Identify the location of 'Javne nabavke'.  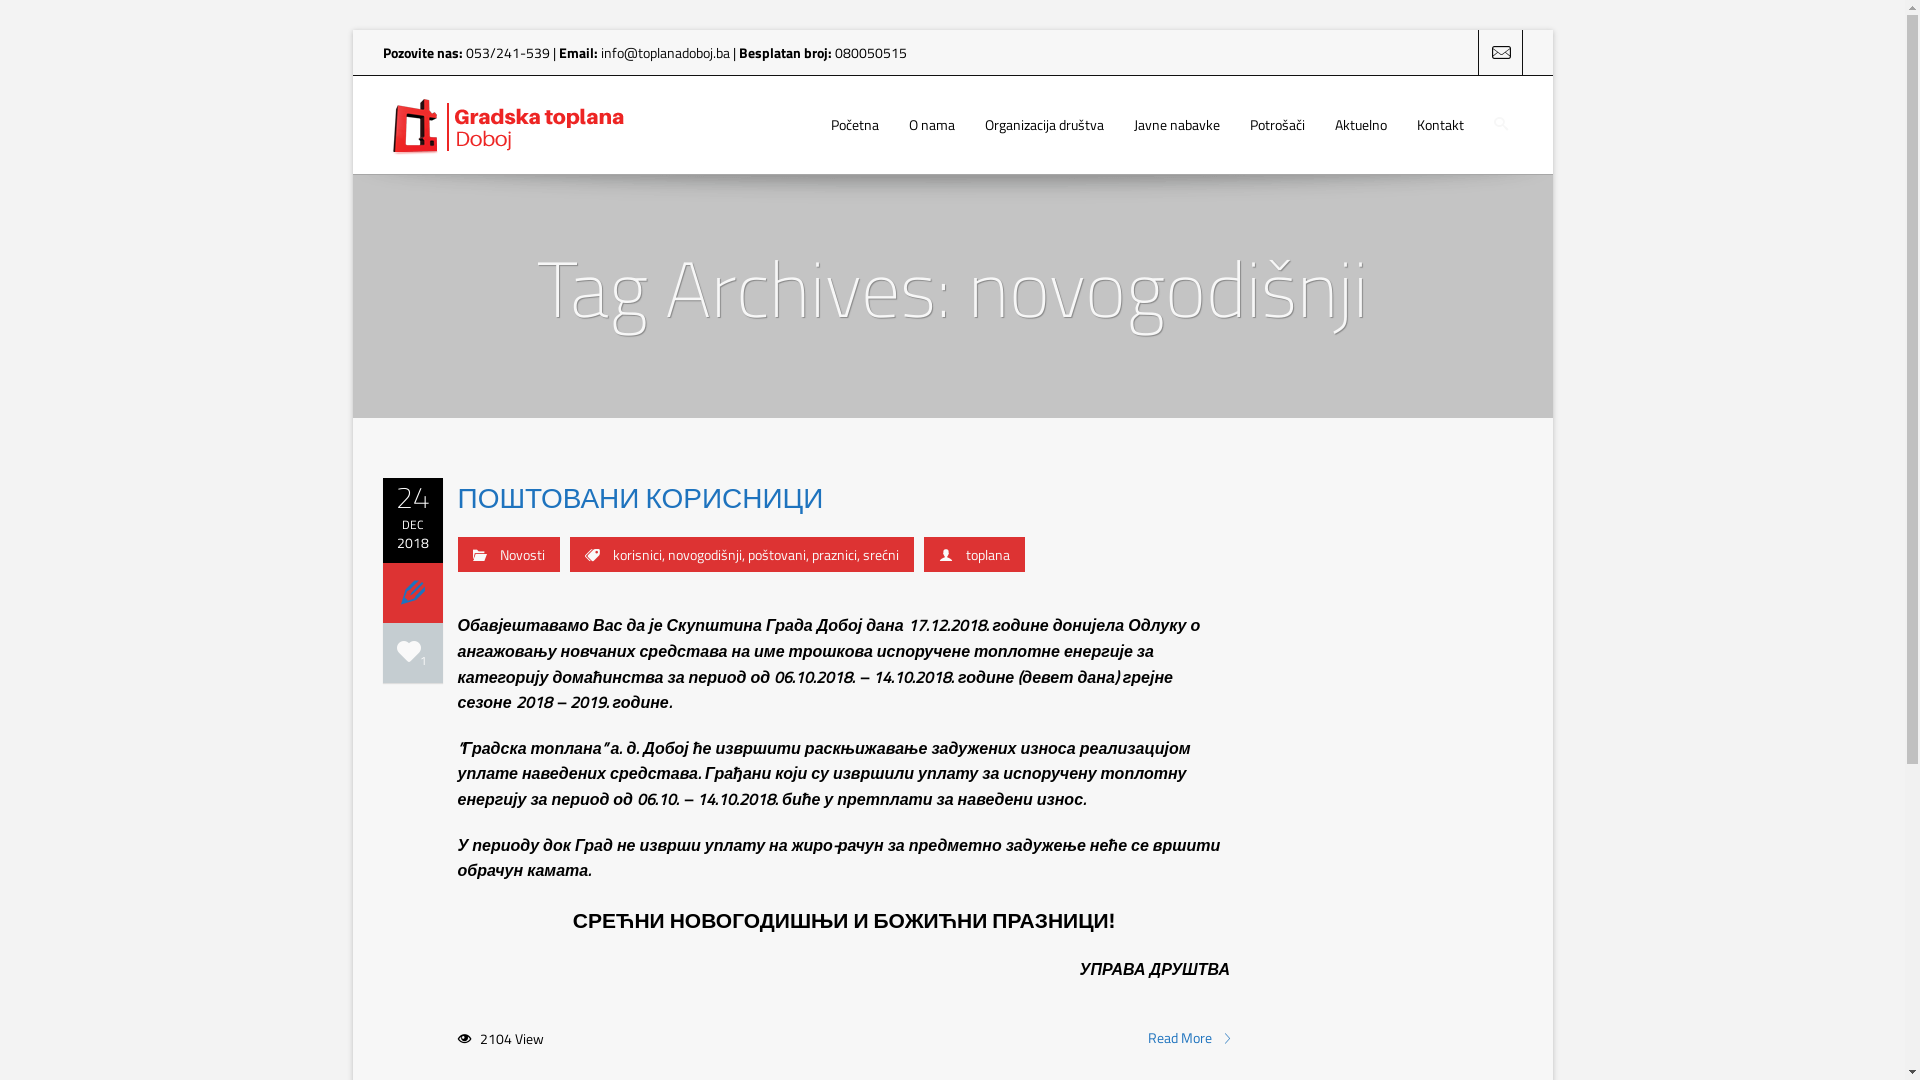
(1176, 124).